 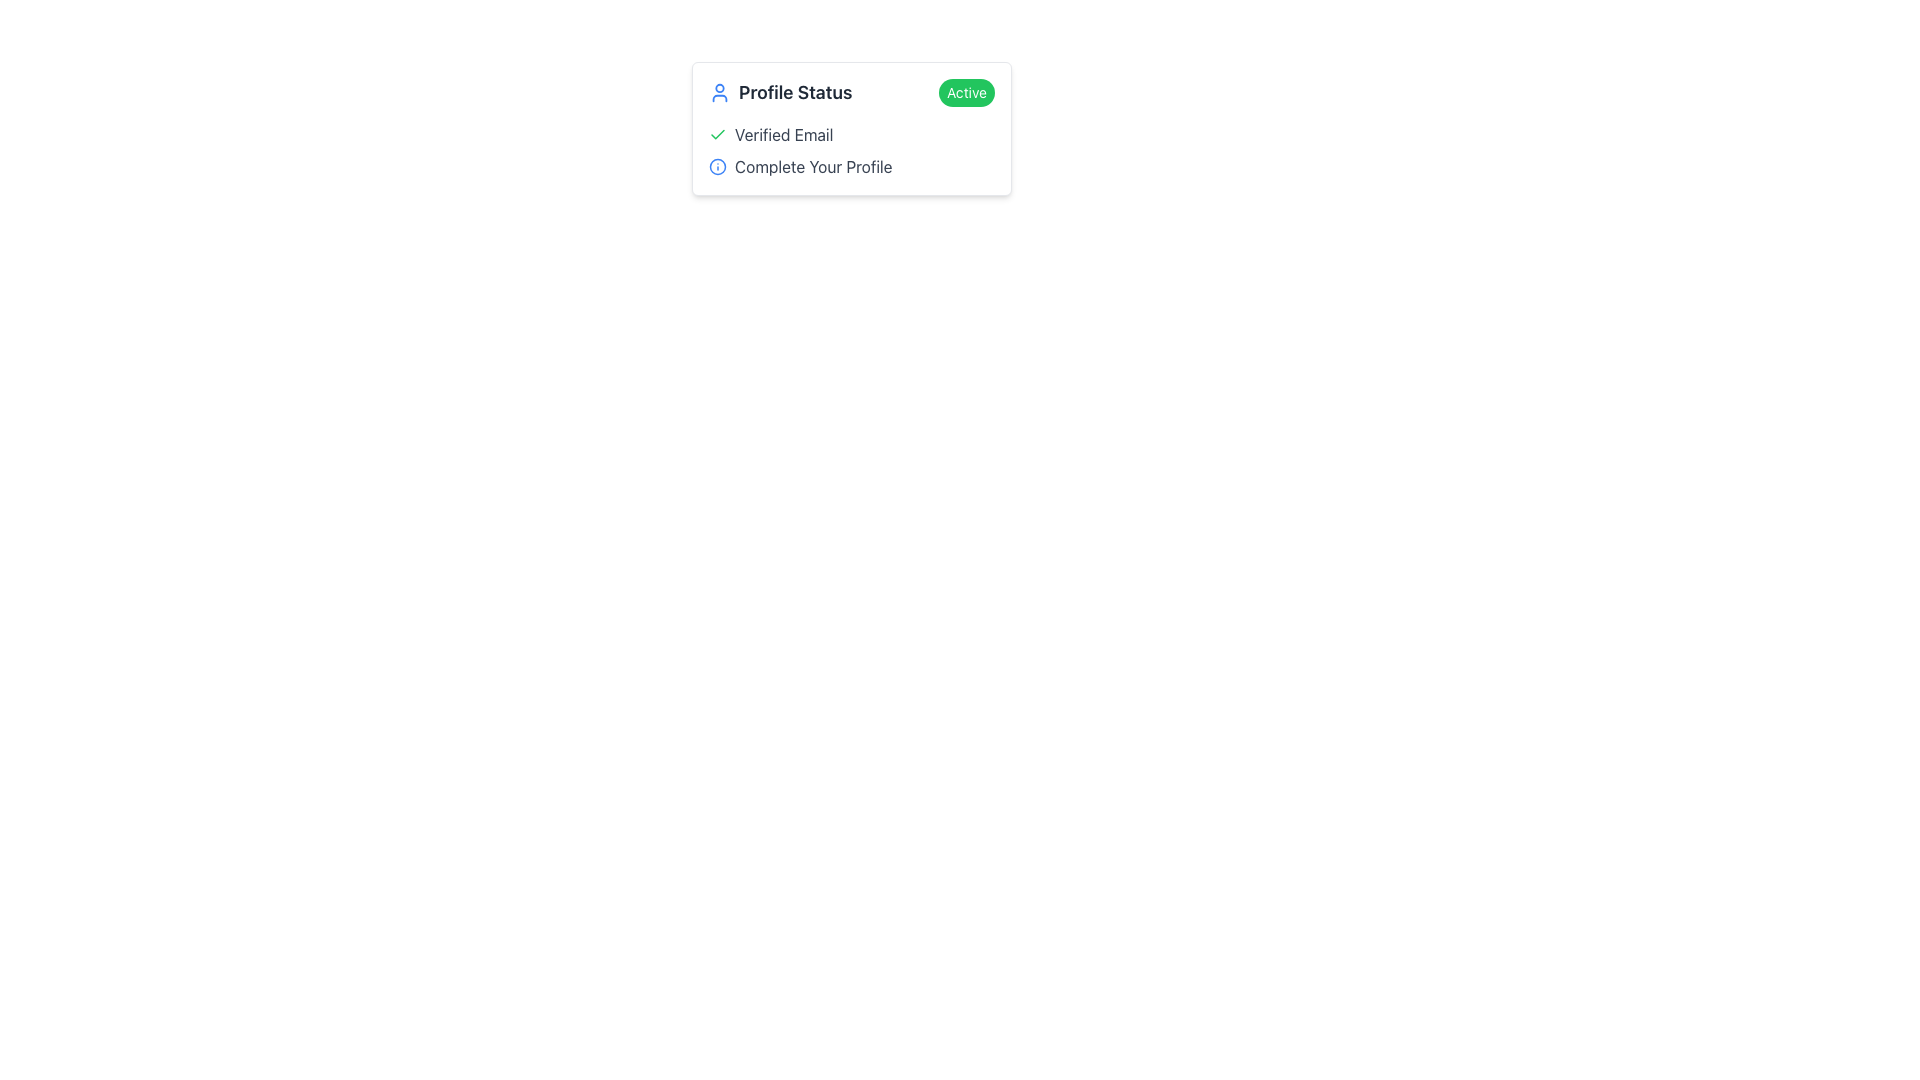 I want to click on the 'Profile Status' label which is styled with a bold, gray font and is positioned next to a blue user icon, located in the upper-left part of the card-like interface, so click(x=779, y=92).